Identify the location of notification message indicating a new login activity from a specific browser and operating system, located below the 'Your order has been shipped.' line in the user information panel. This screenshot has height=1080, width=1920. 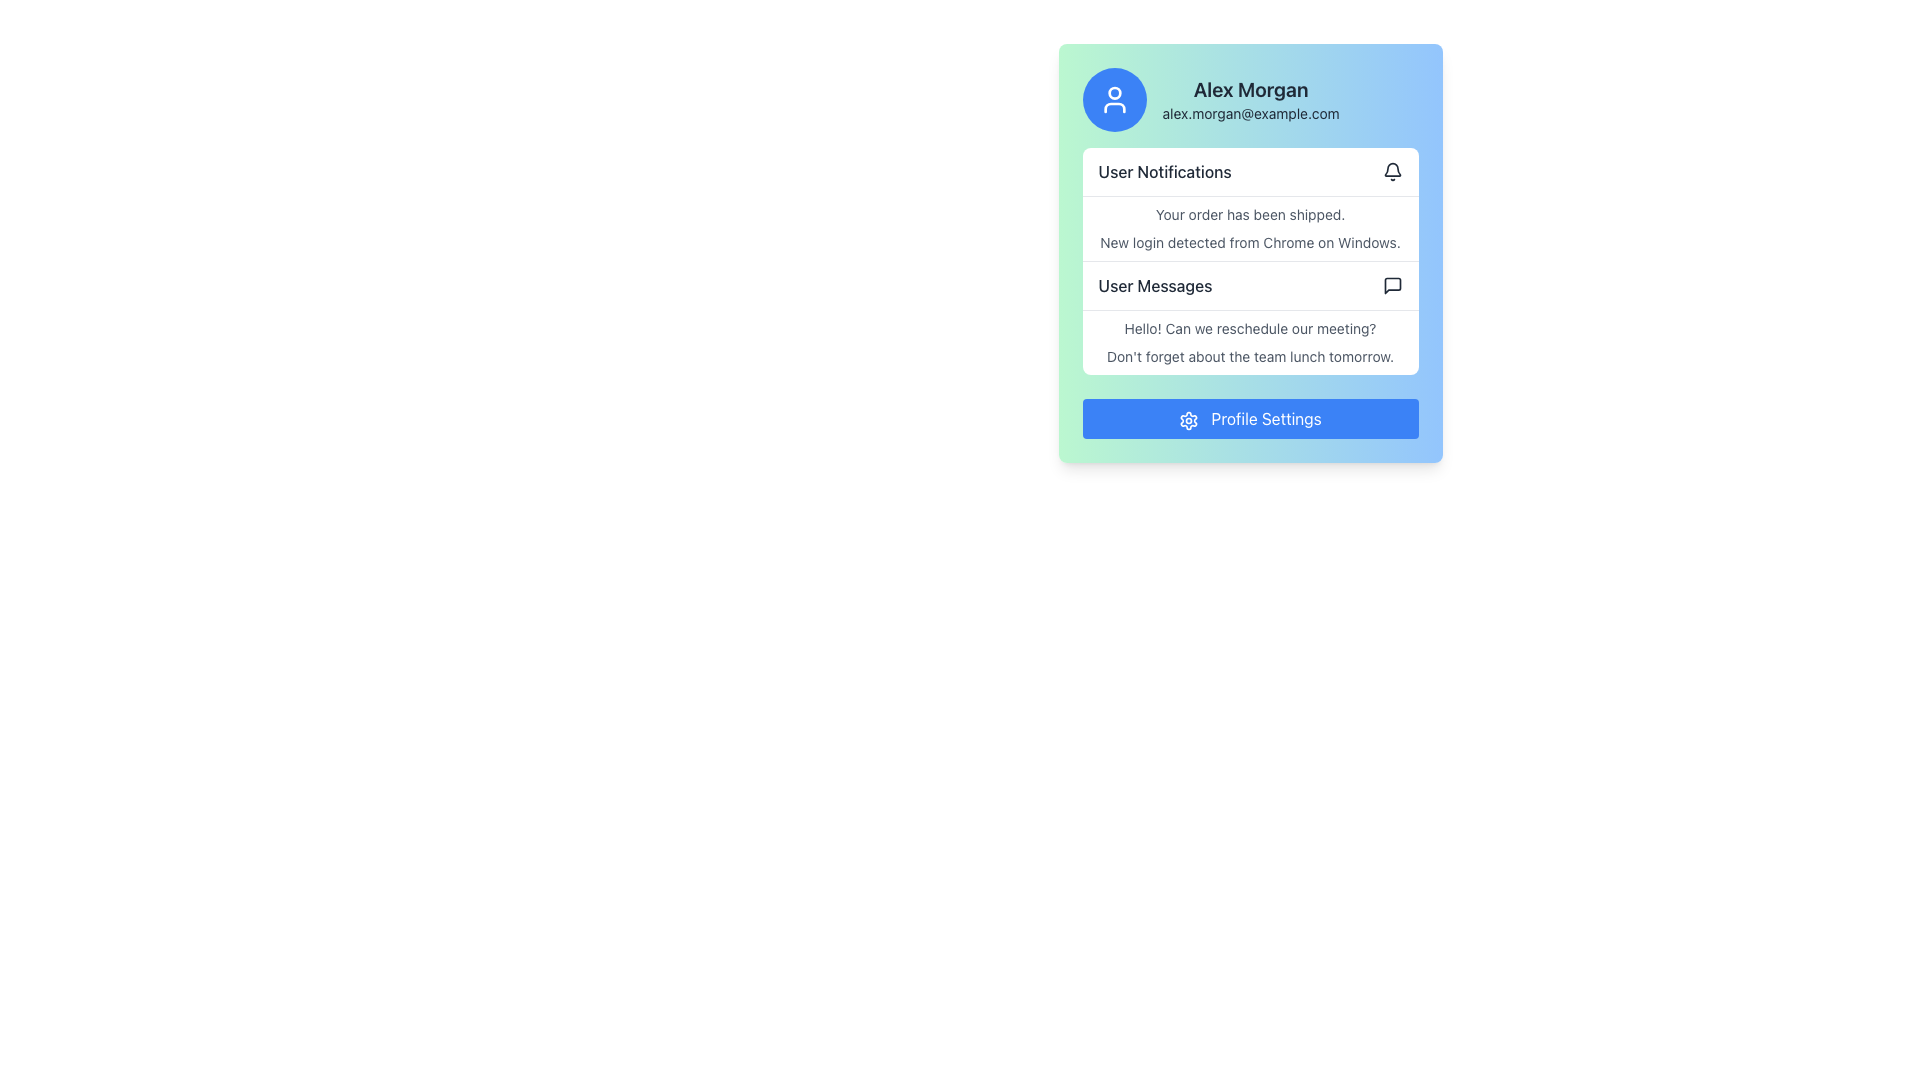
(1249, 242).